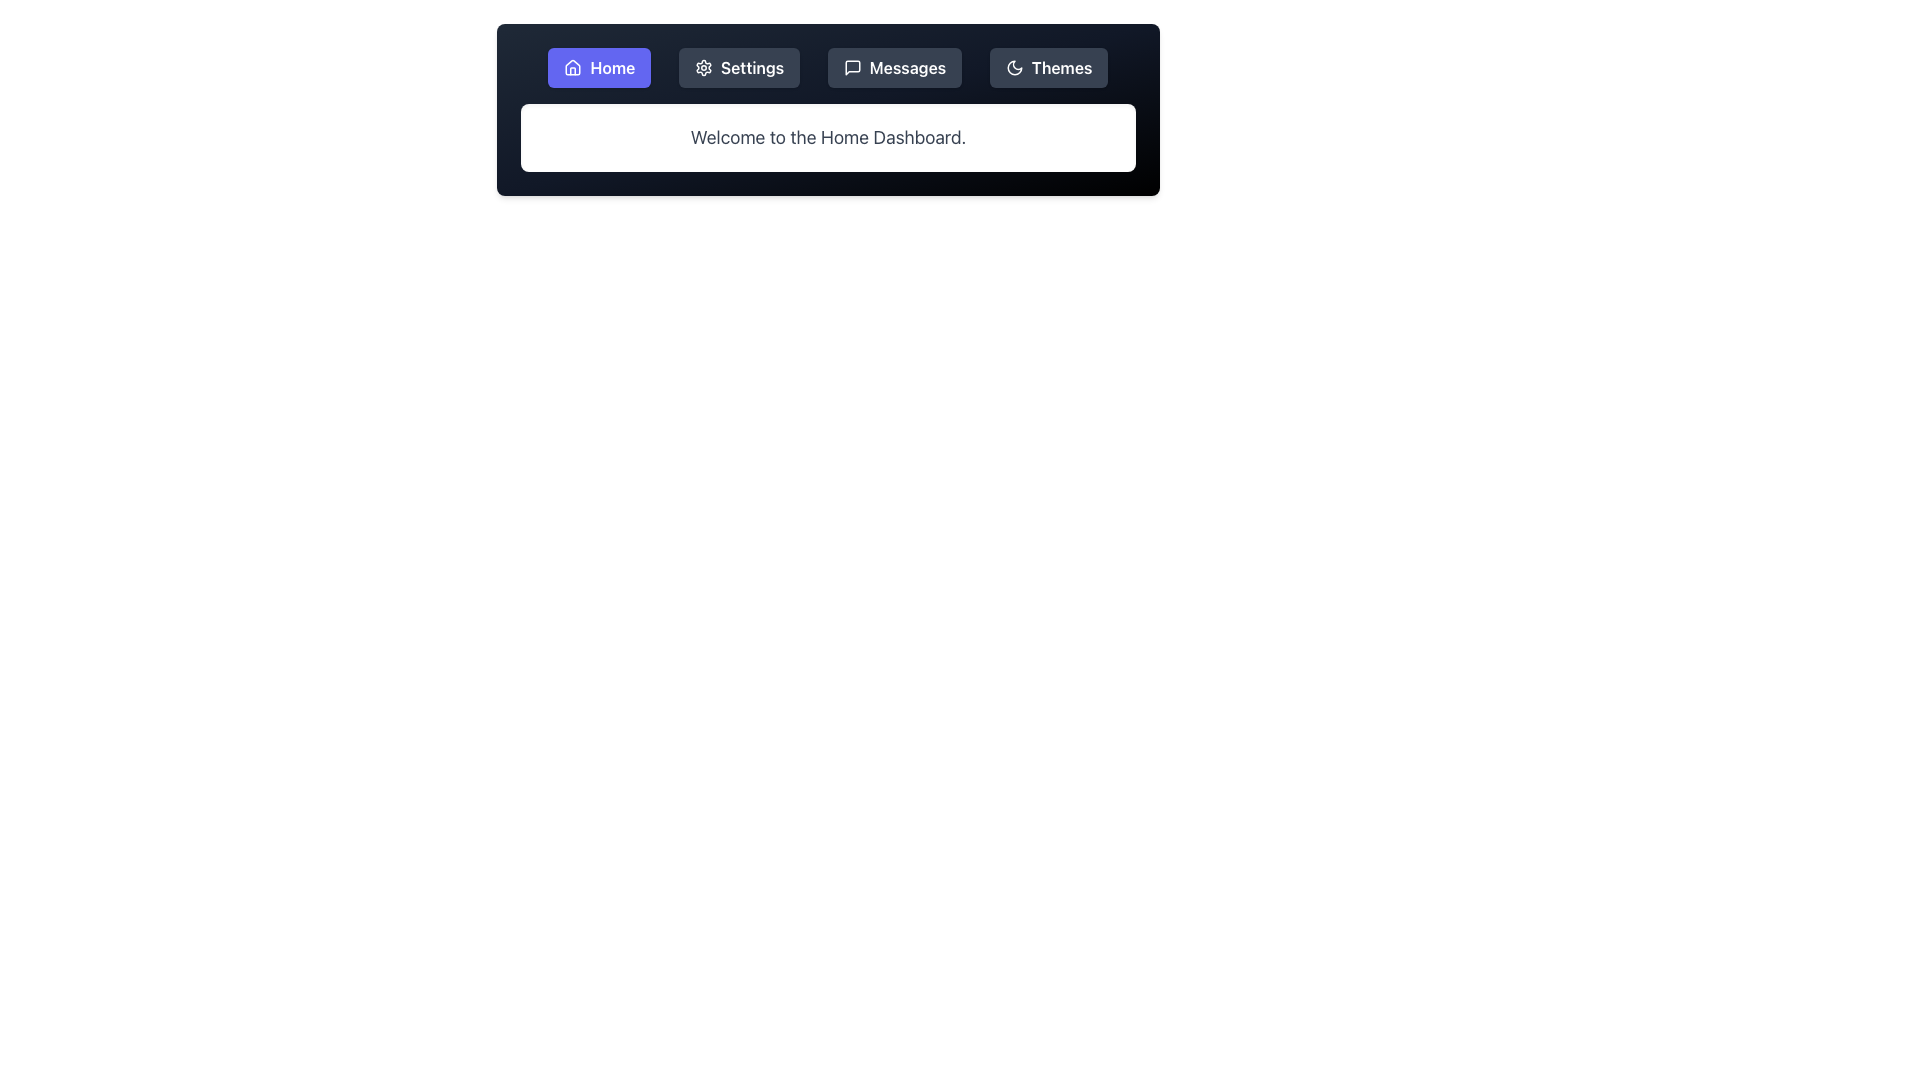  What do you see at coordinates (751, 67) in the screenshot?
I see `the 'Settings' text label located in the navigation bar, positioned between the 'Home' icon and 'Messages' icon` at bounding box center [751, 67].